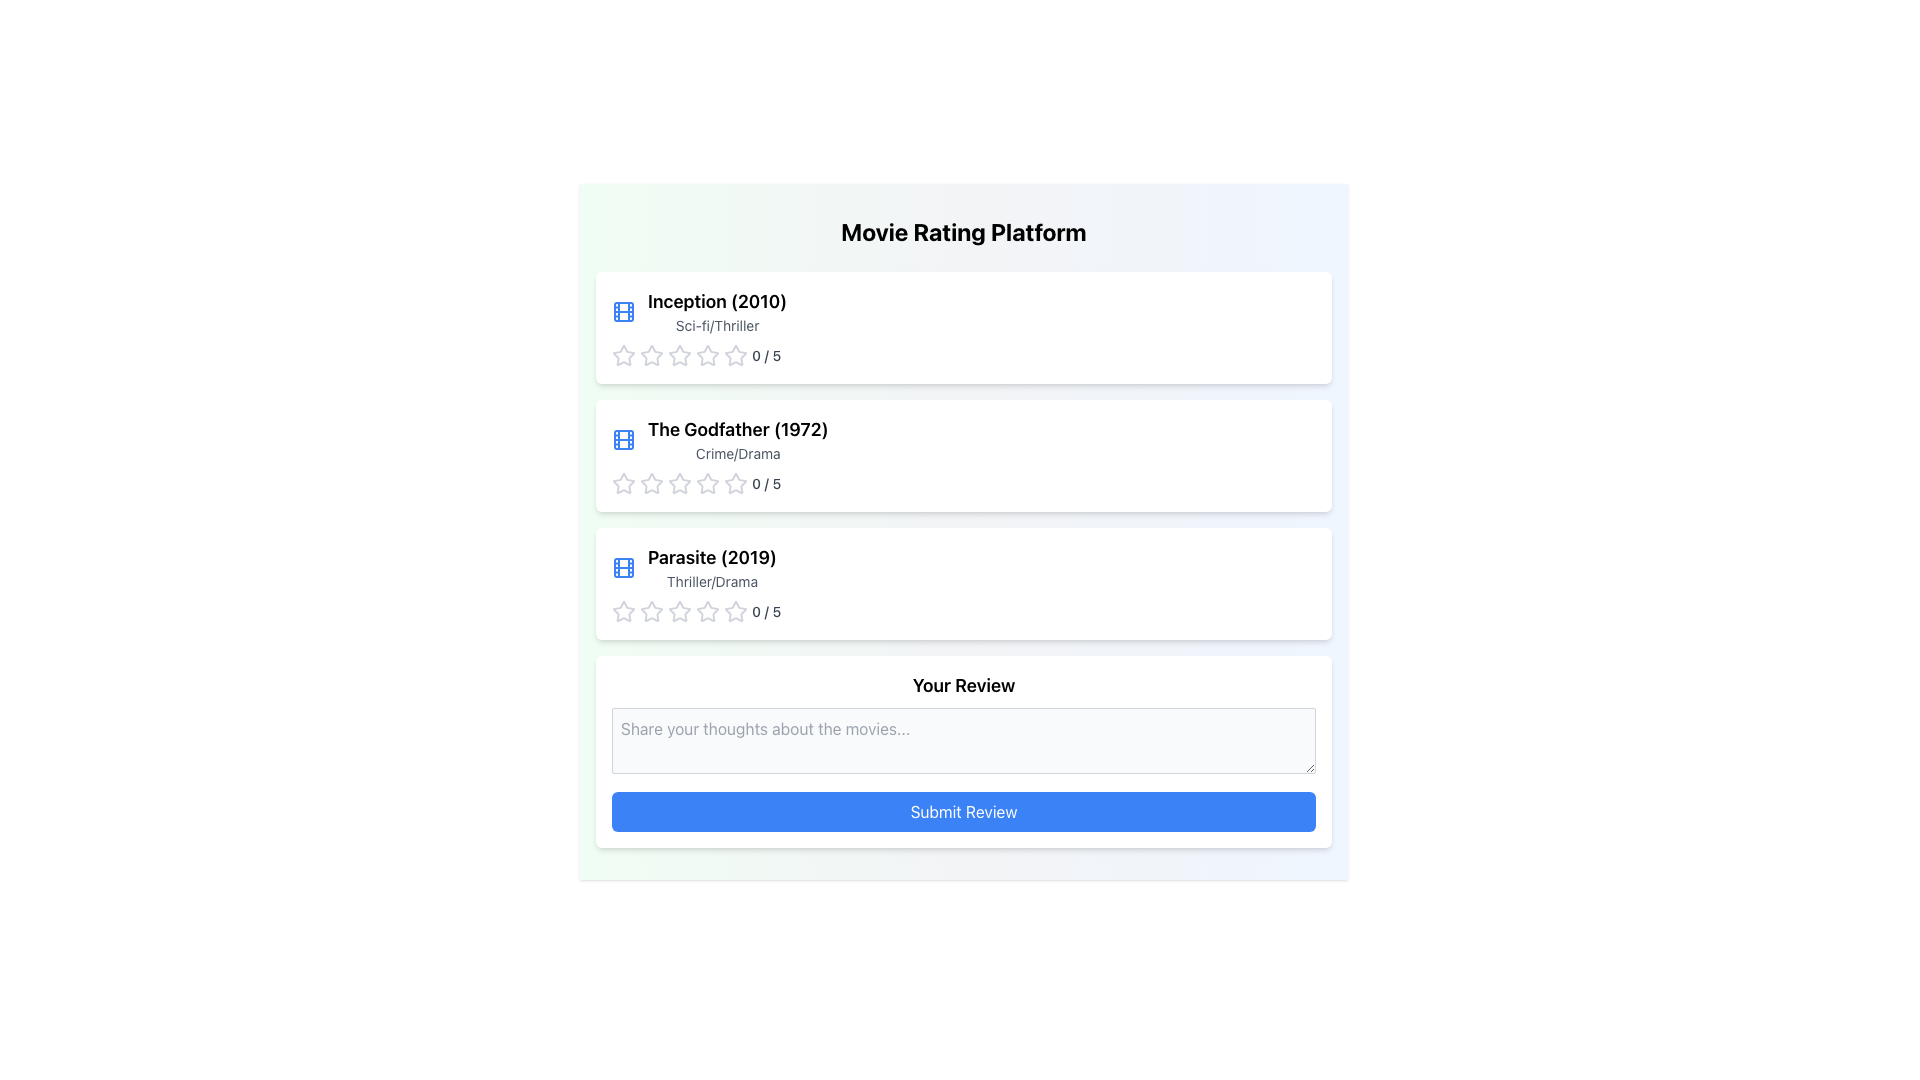 This screenshot has height=1080, width=1920. Describe the element at coordinates (652, 354) in the screenshot. I see `the first star icon of the rating system for the movie 'Inception (2010)'` at that location.